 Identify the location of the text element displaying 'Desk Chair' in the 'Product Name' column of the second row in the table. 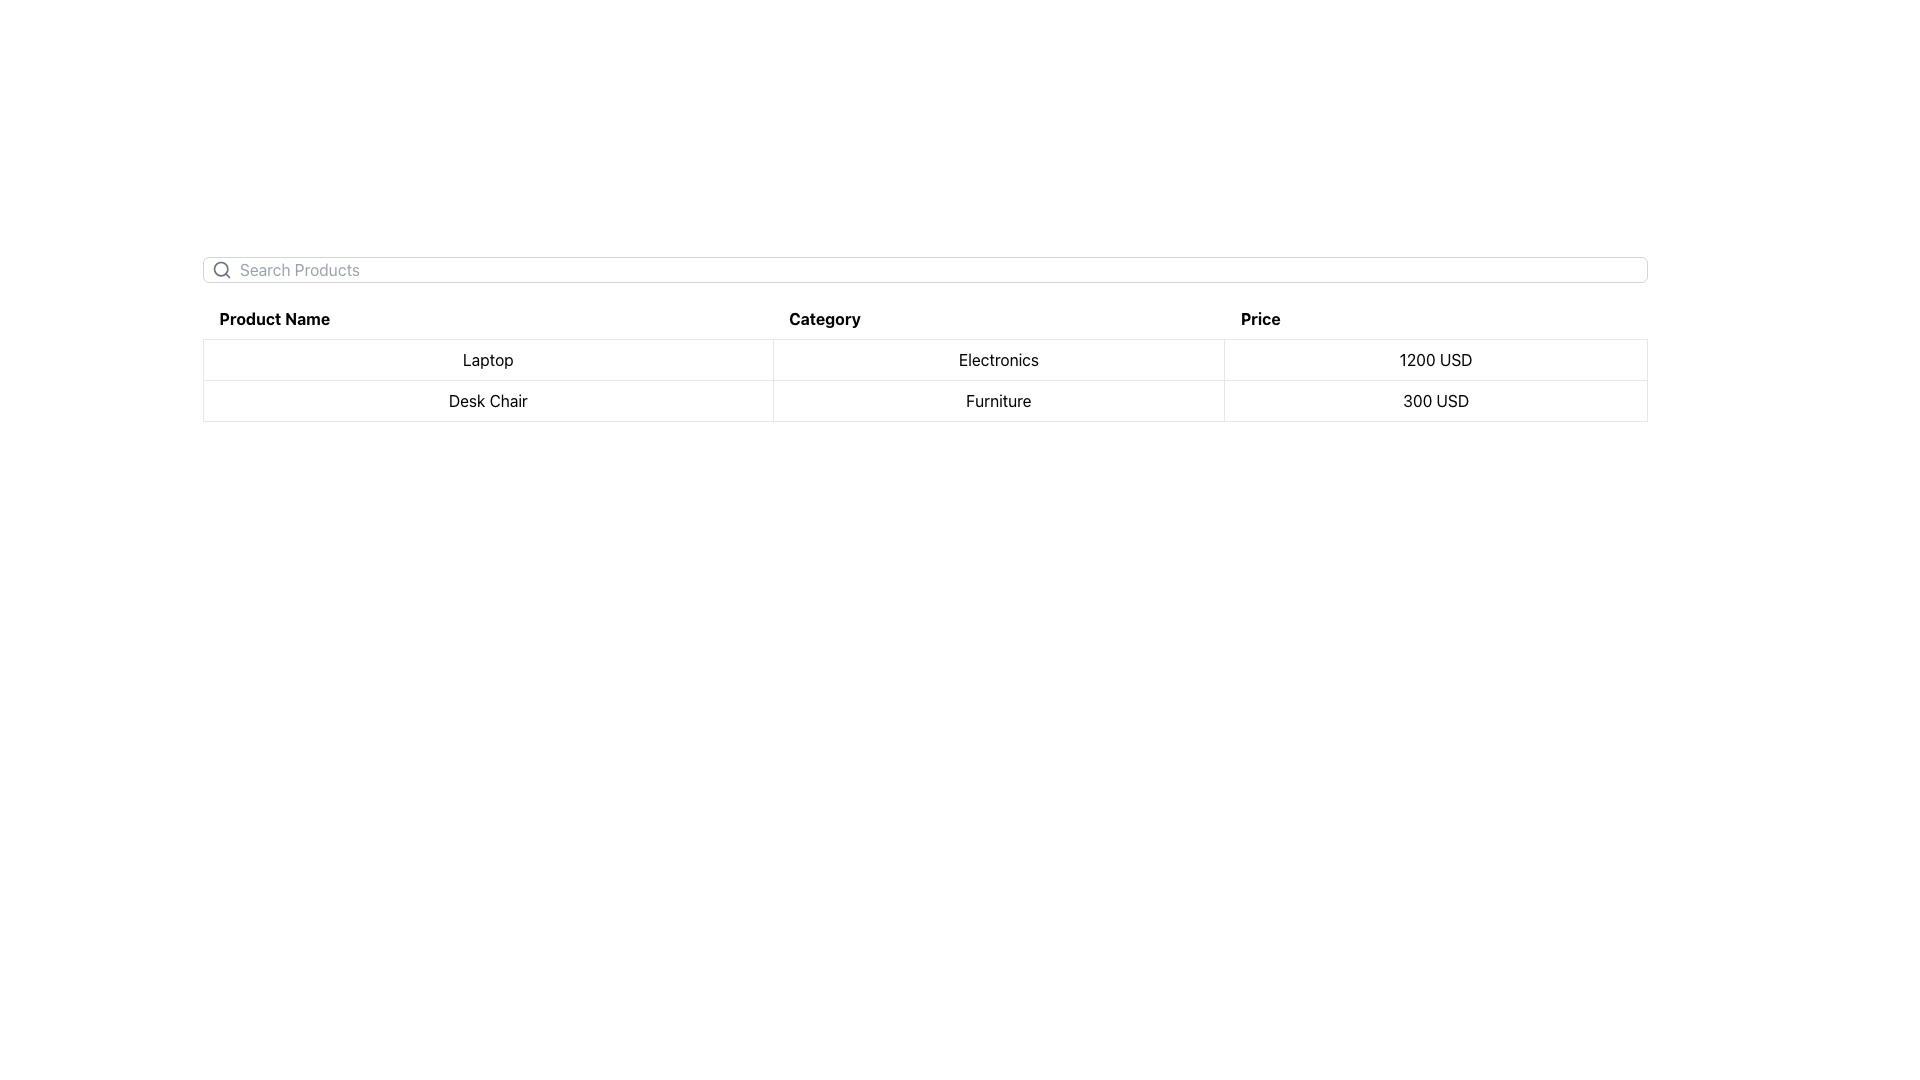
(488, 401).